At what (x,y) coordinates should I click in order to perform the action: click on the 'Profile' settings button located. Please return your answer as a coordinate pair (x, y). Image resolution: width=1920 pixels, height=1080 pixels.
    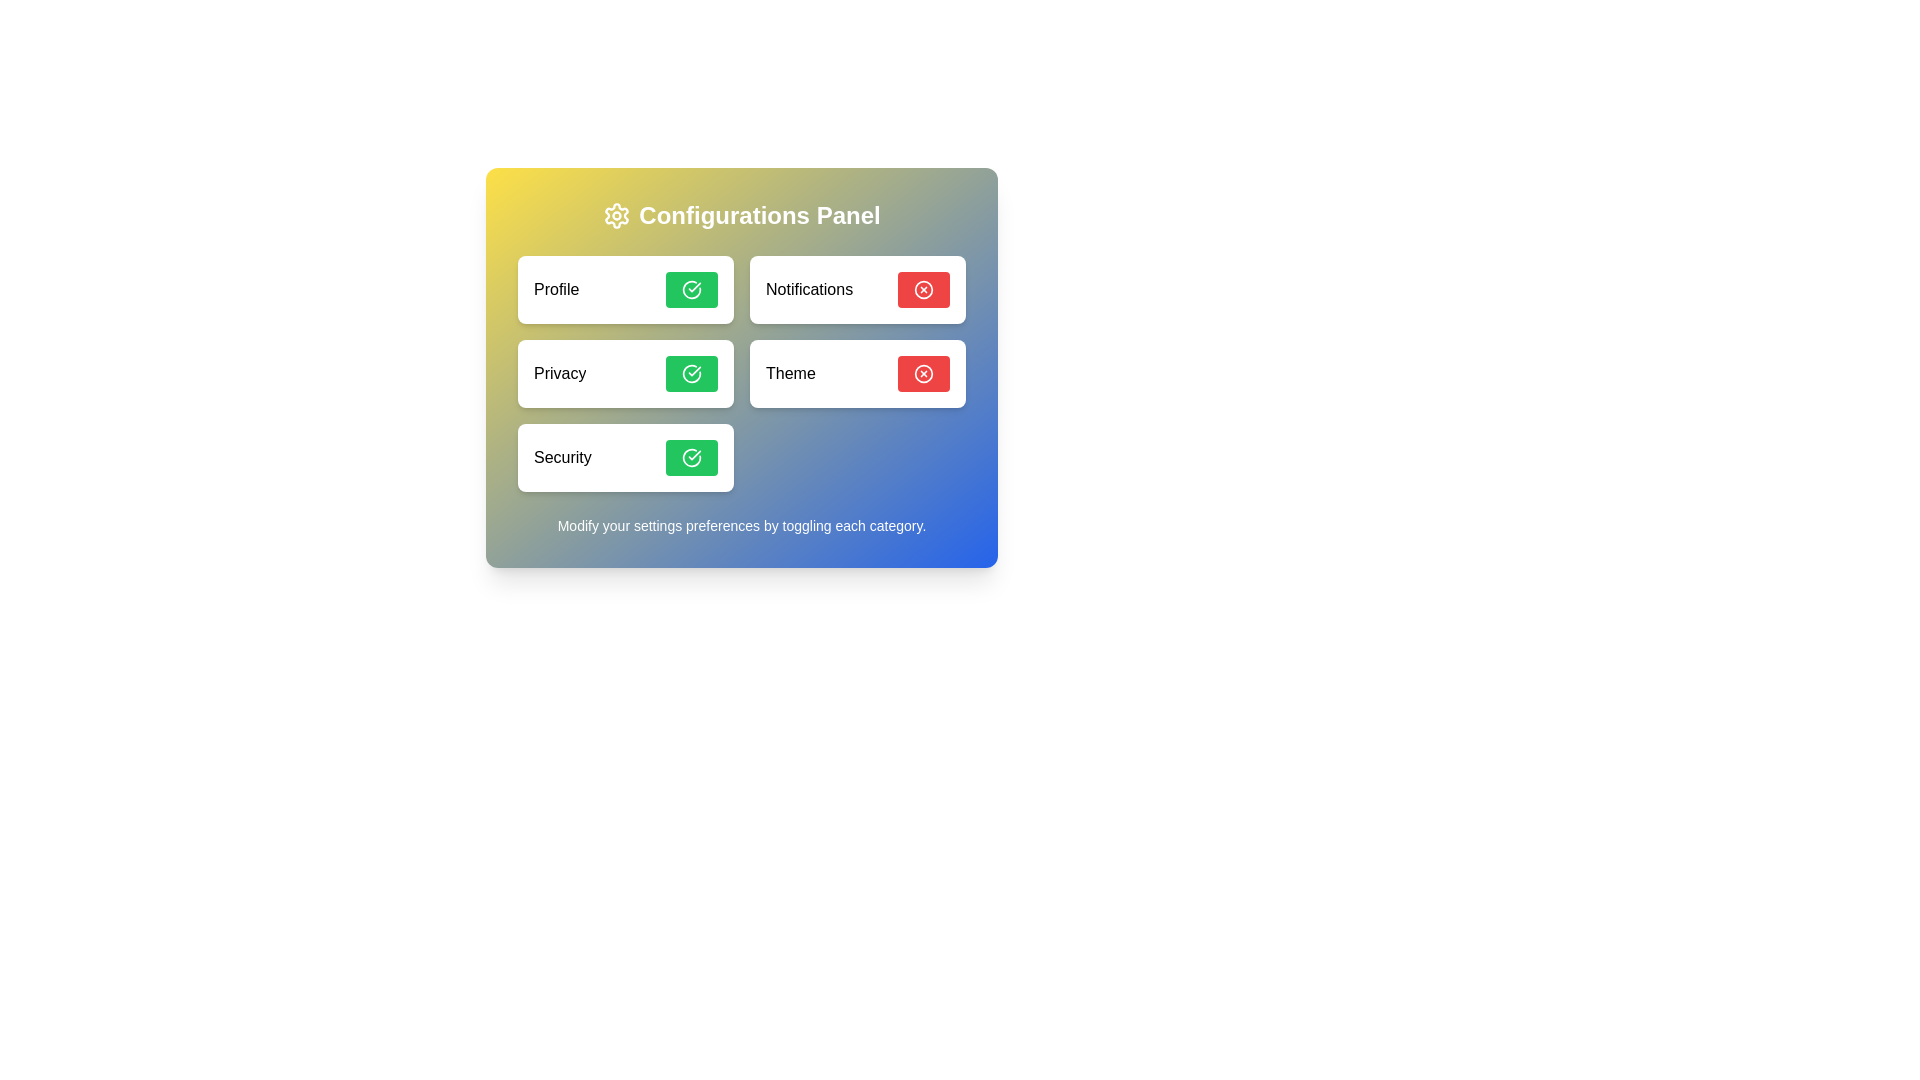
    Looking at the image, I should click on (691, 289).